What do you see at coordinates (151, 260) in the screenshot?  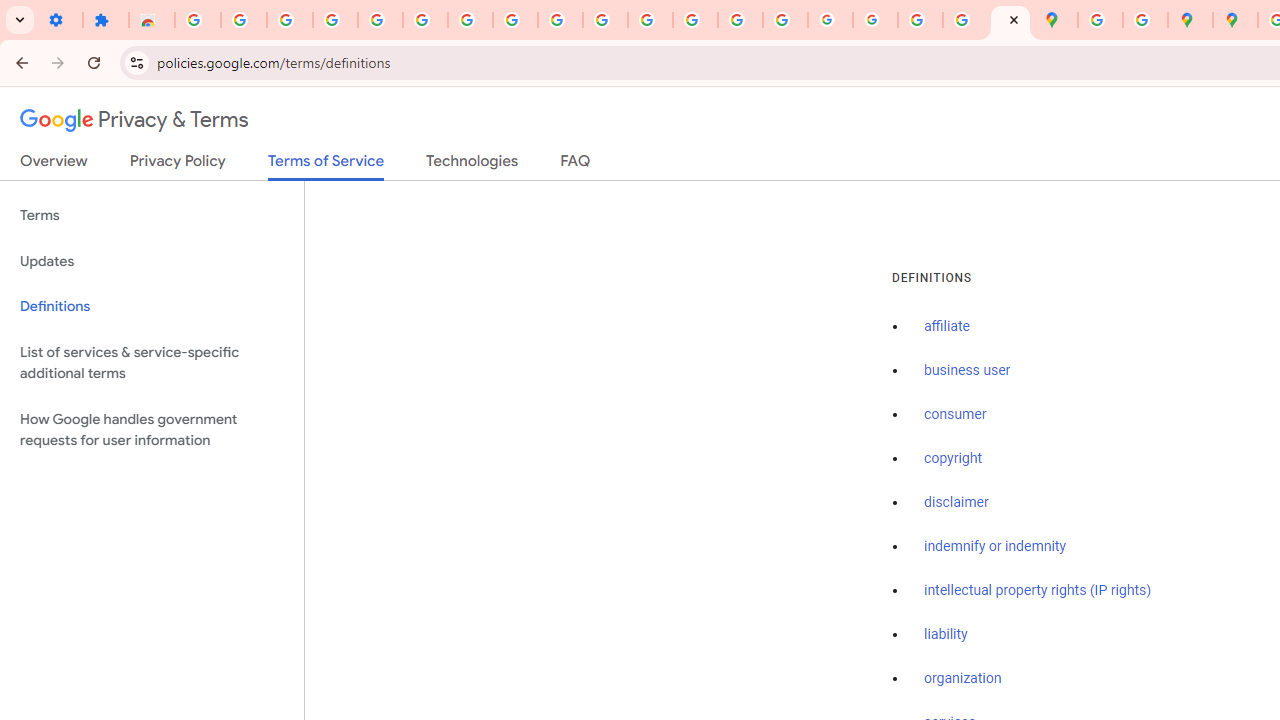 I see `'Updates'` at bounding box center [151, 260].